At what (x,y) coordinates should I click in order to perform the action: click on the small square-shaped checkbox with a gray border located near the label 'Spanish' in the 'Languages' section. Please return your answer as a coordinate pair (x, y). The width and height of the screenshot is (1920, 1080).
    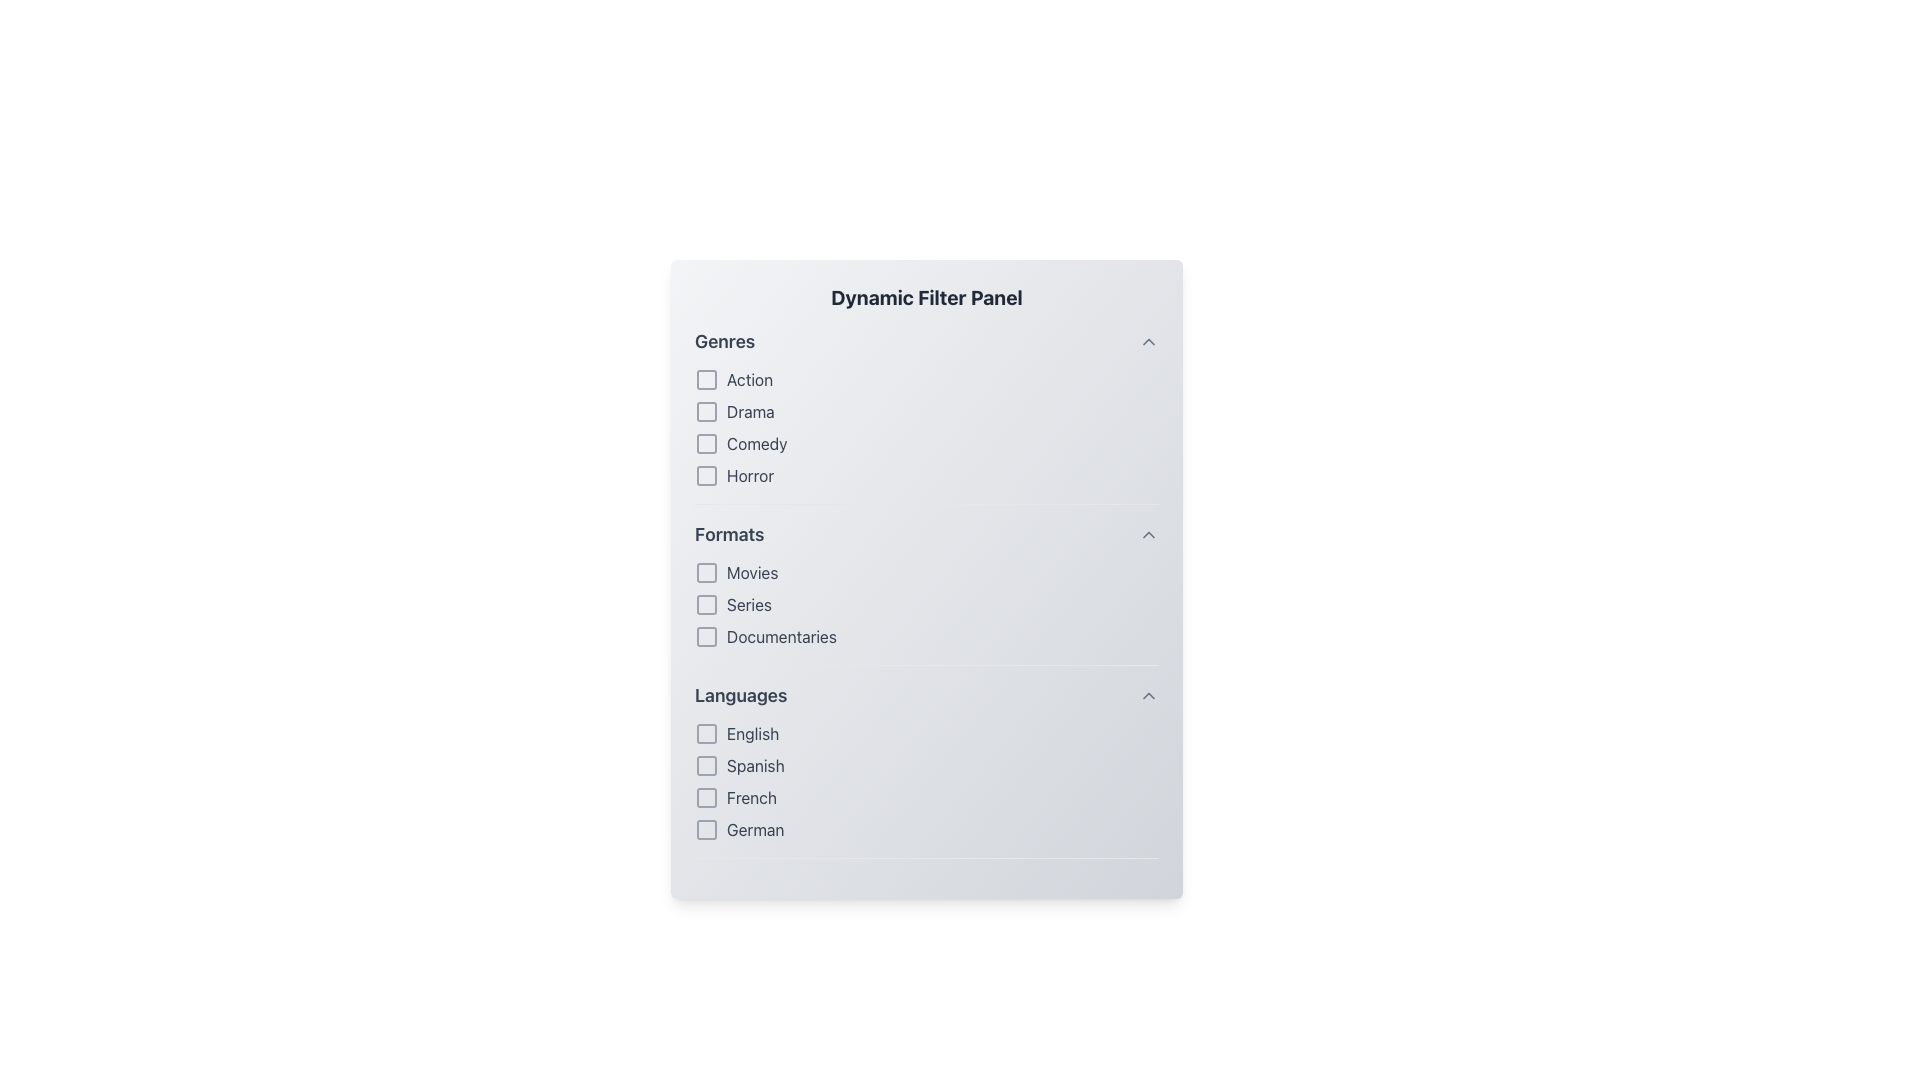
    Looking at the image, I should click on (706, 765).